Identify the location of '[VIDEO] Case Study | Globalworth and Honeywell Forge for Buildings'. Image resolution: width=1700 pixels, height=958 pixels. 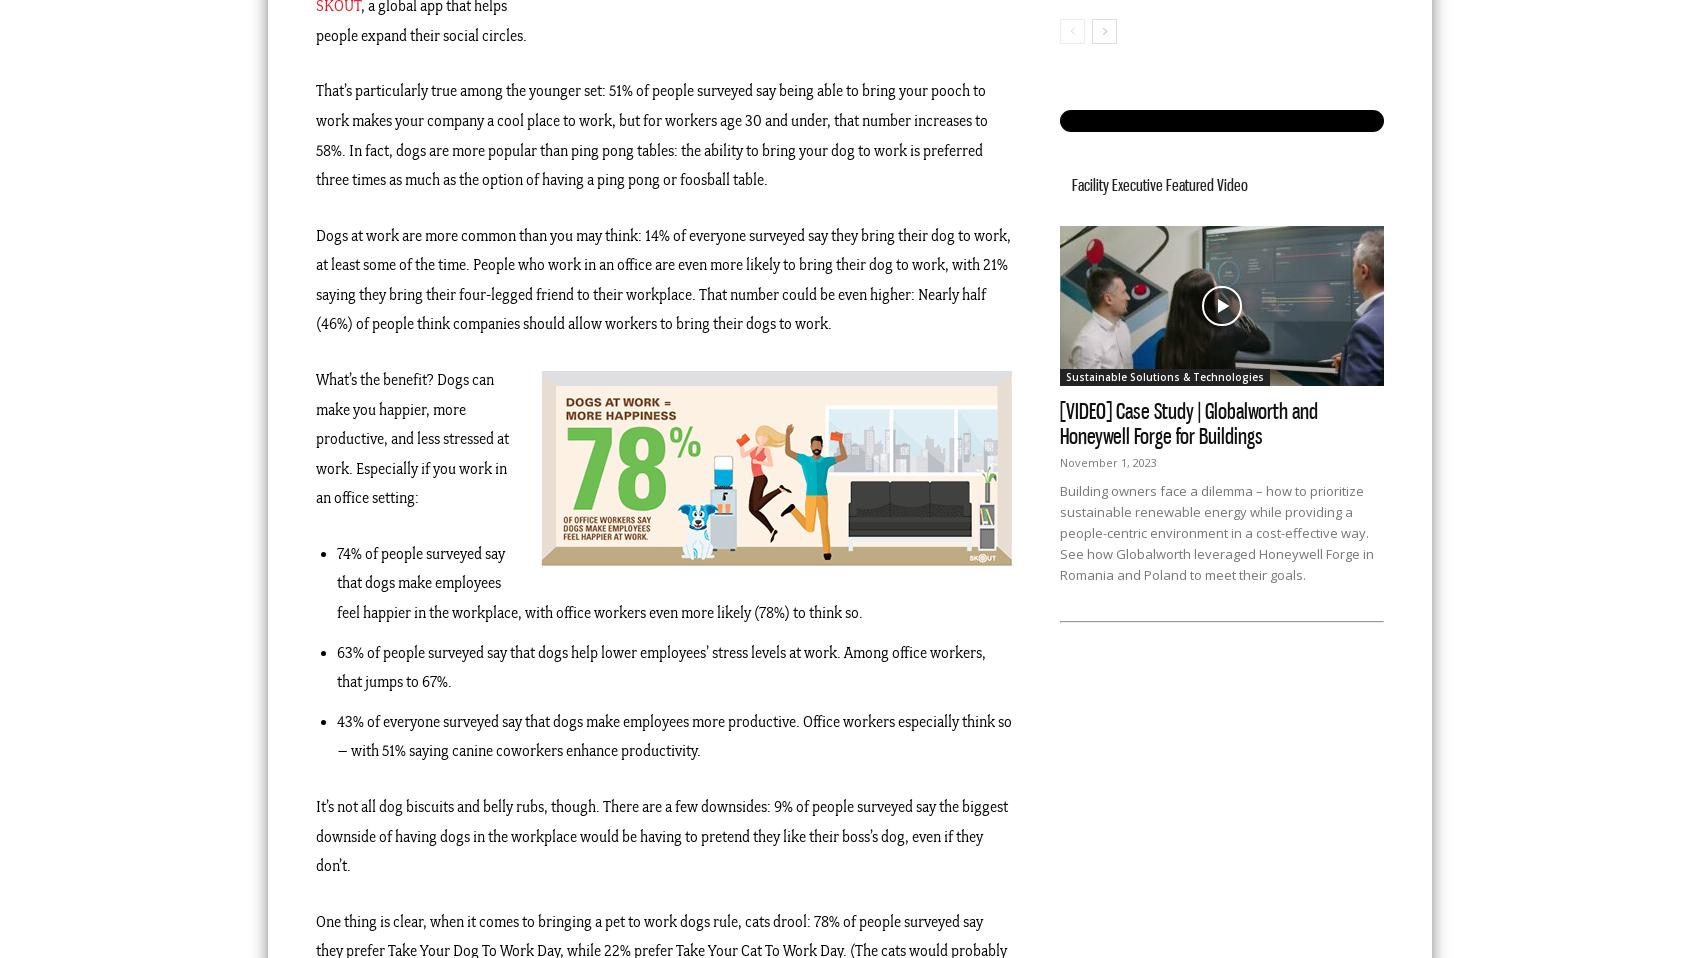
(1187, 424).